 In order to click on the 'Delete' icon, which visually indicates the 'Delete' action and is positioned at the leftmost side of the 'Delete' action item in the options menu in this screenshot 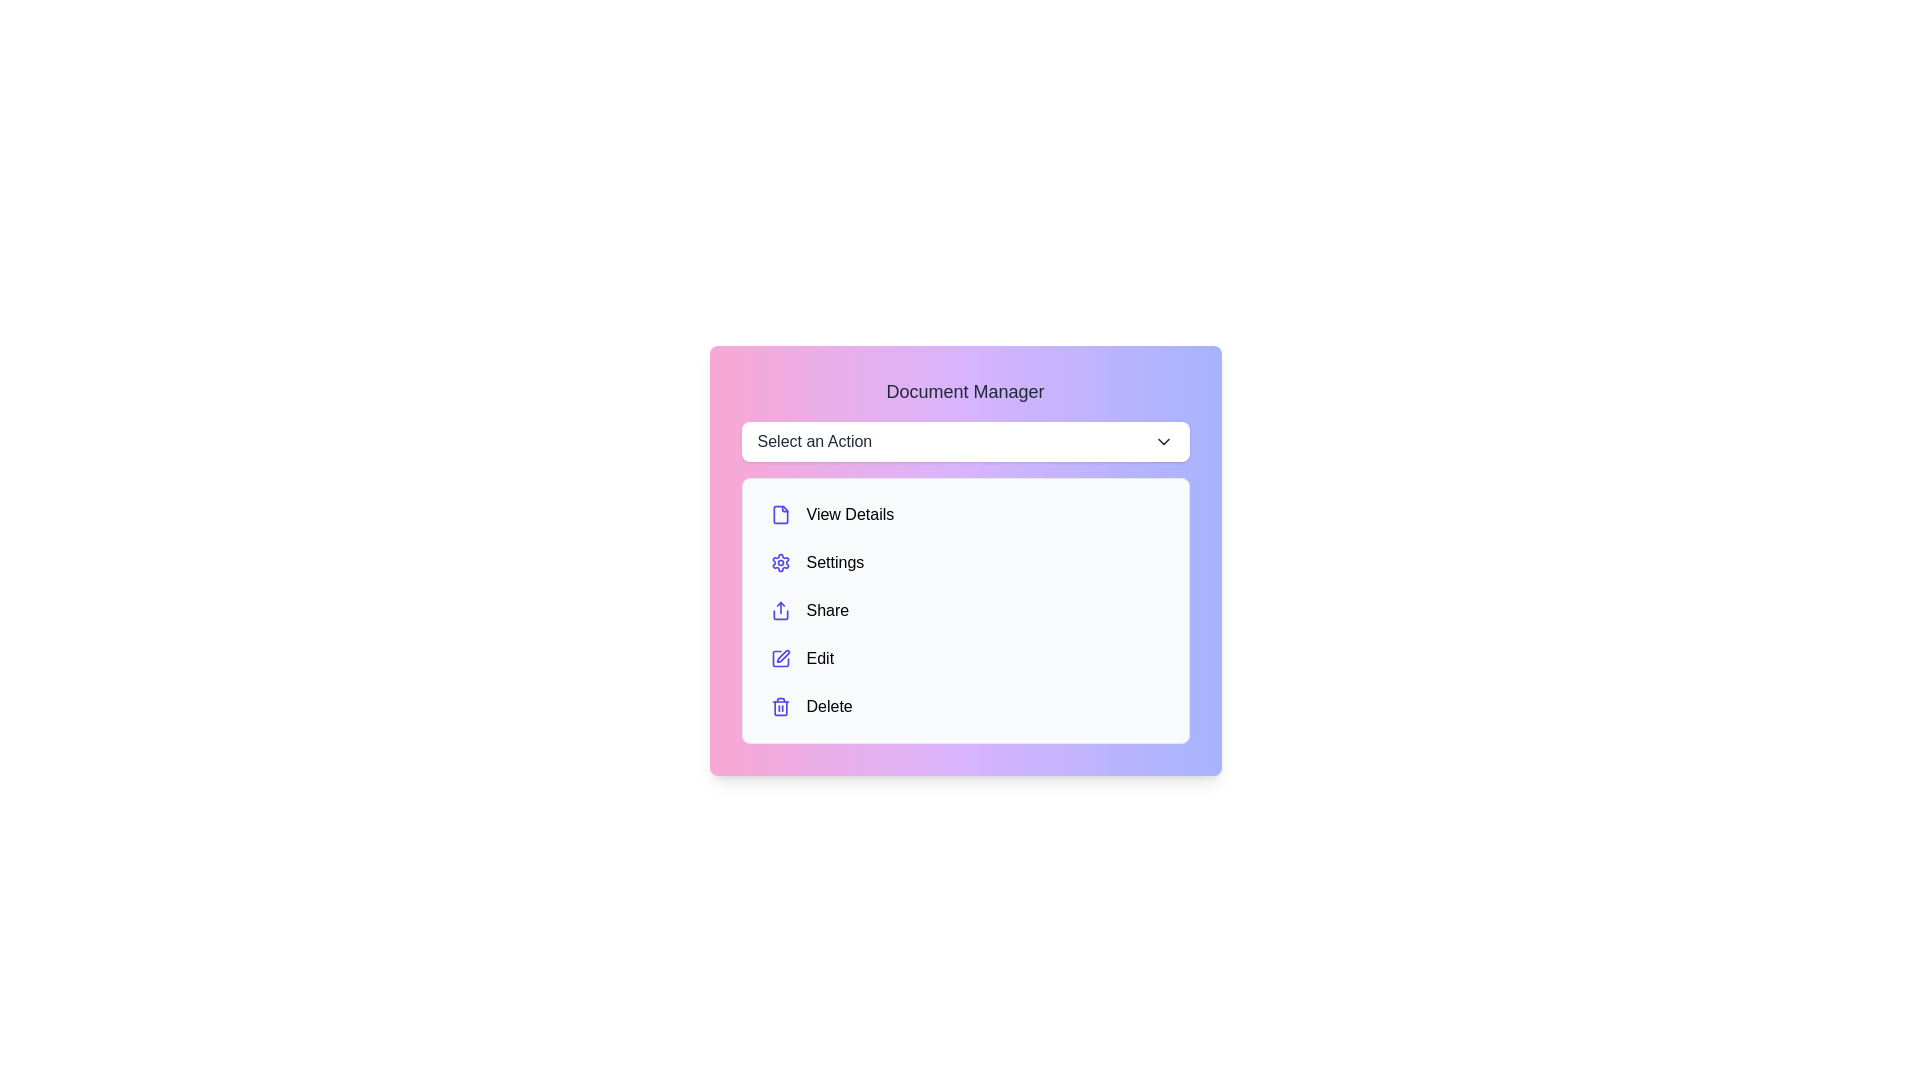, I will do `click(779, 705)`.